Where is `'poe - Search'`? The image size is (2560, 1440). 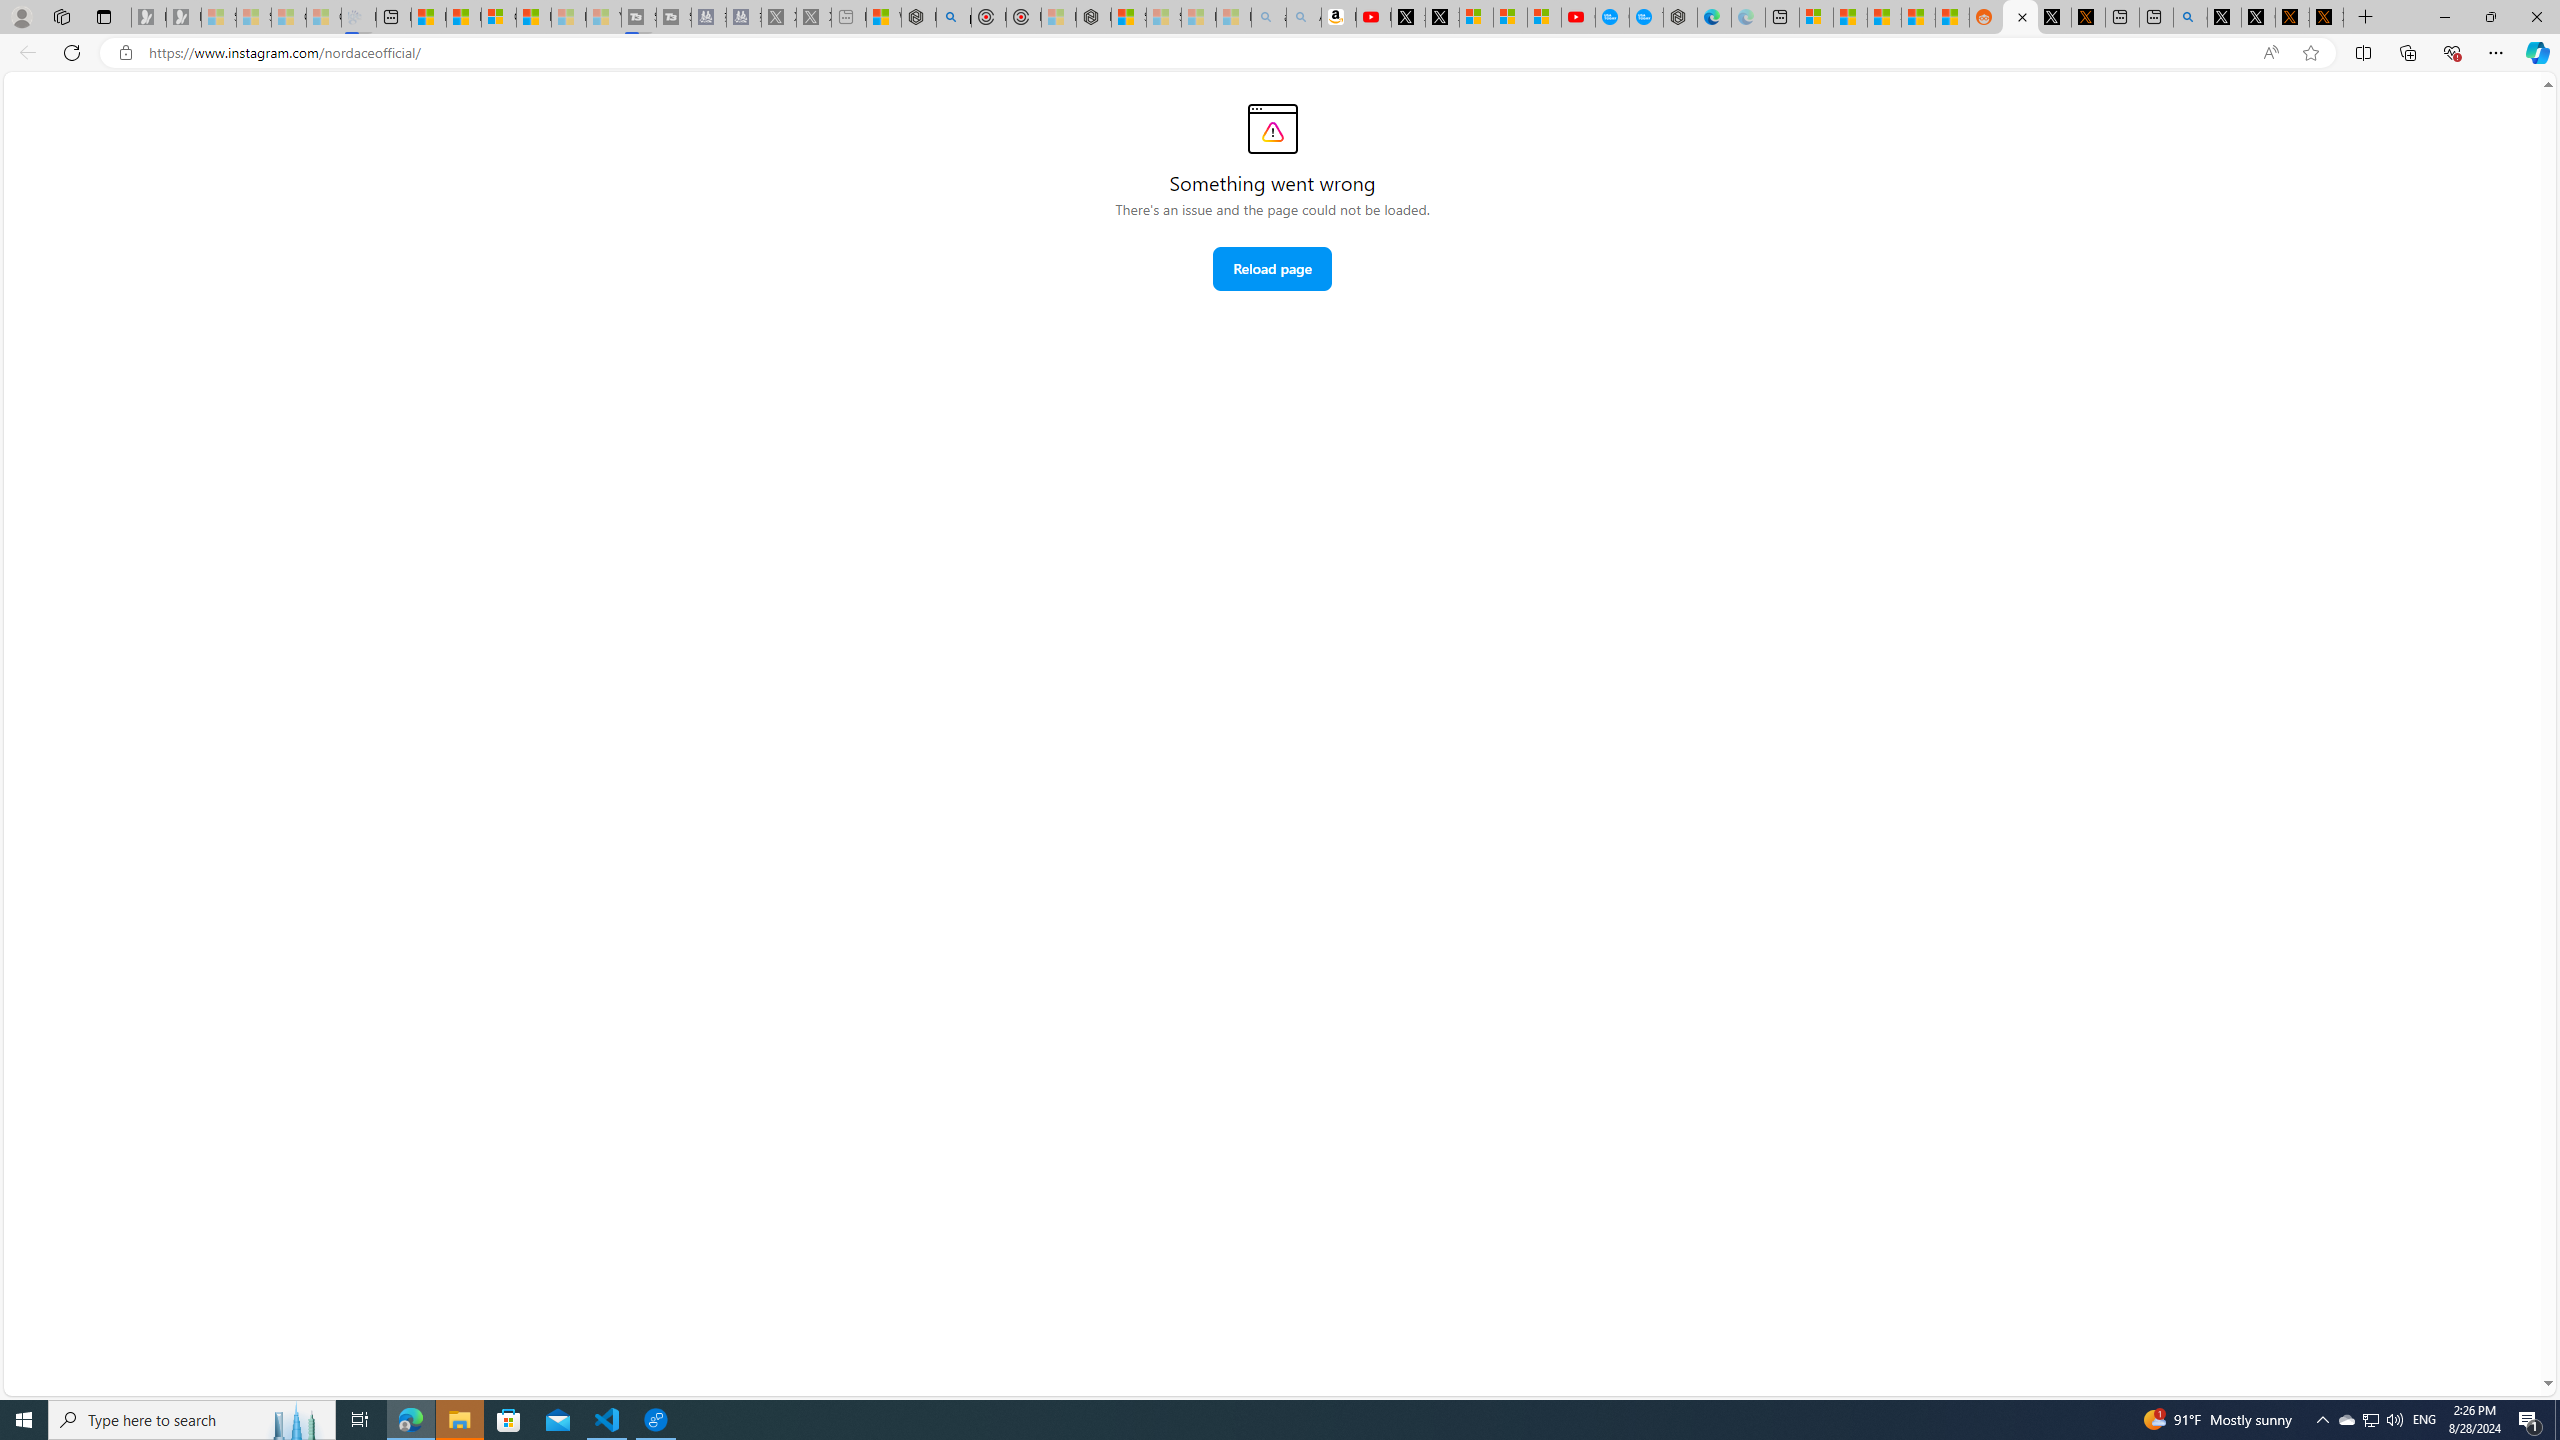 'poe - Search' is located at coordinates (953, 16).